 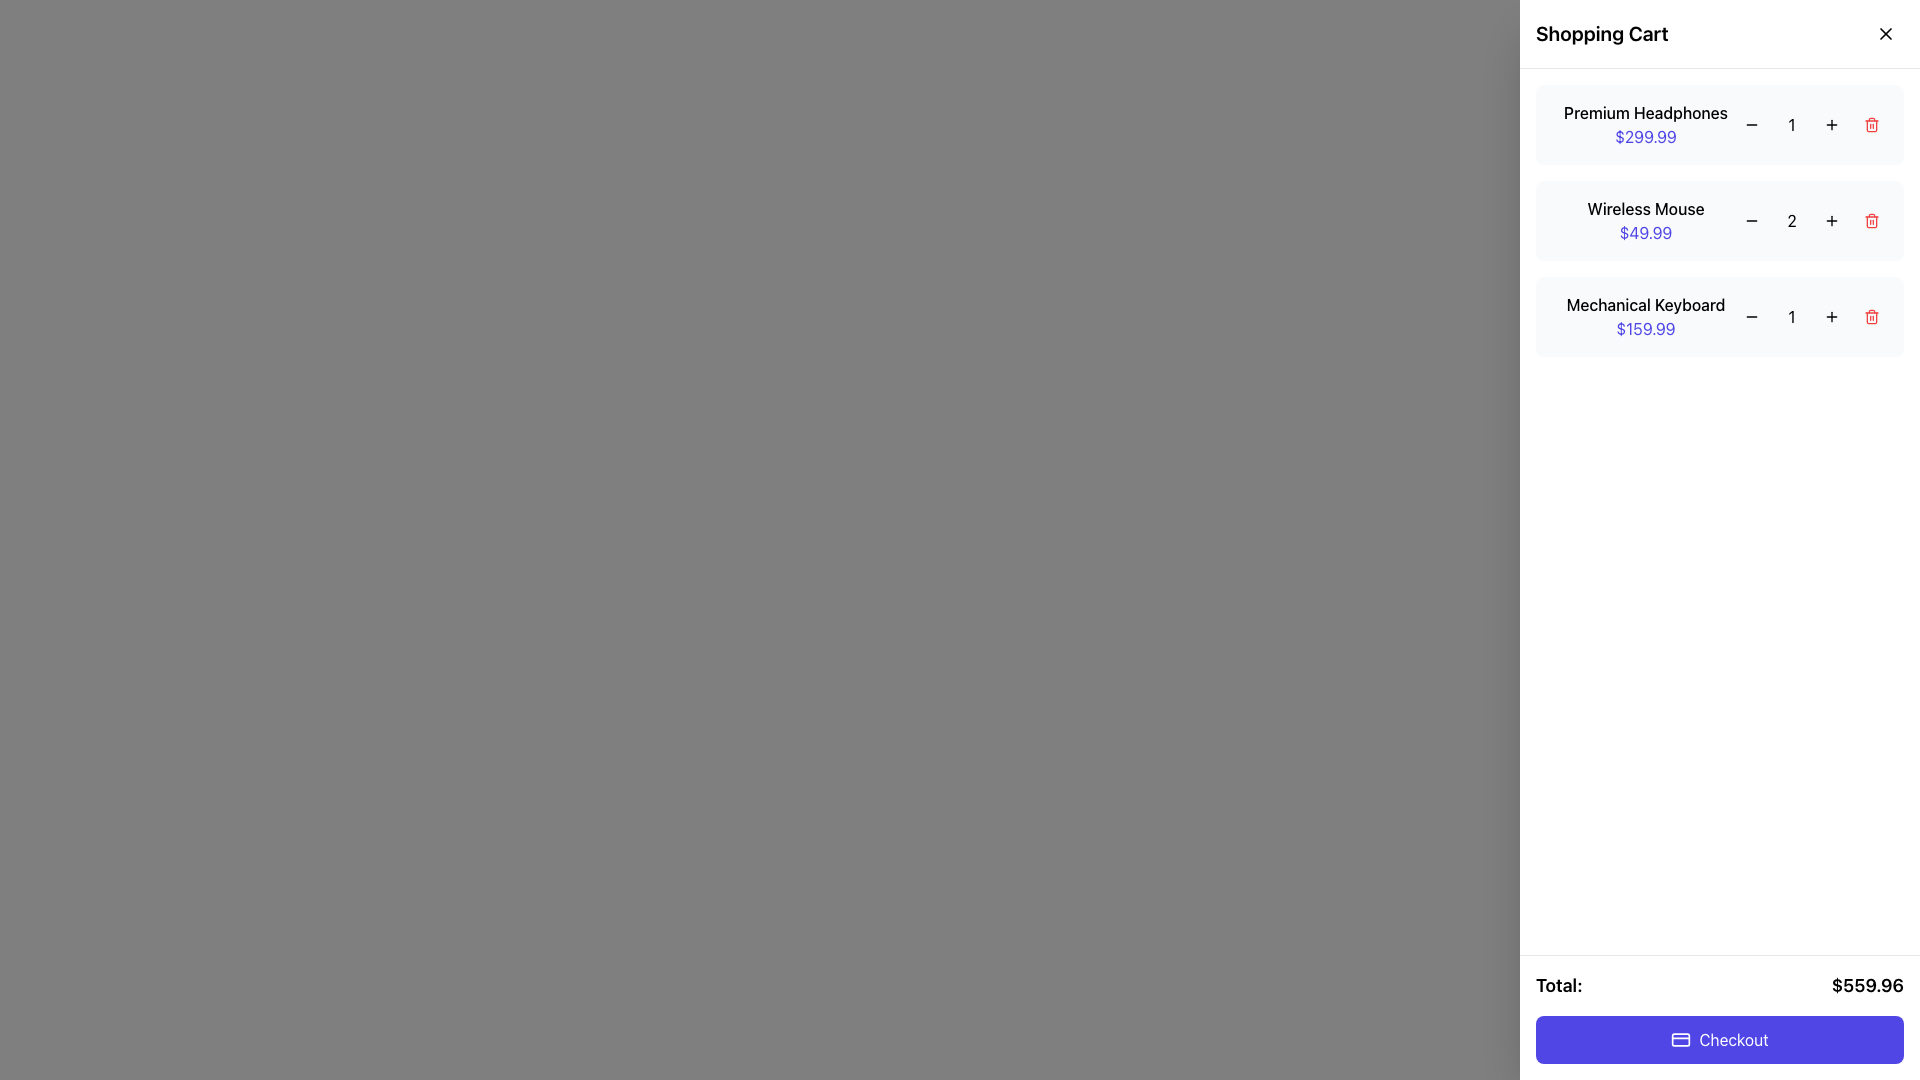 What do you see at coordinates (1791, 315) in the screenshot?
I see `the non-interactive Text label displaying the current quantity of the Mechanical Keyboard in the shopping cart interface, which is situated between the decrement and increment buttons` at bounding box center [1791, 315].